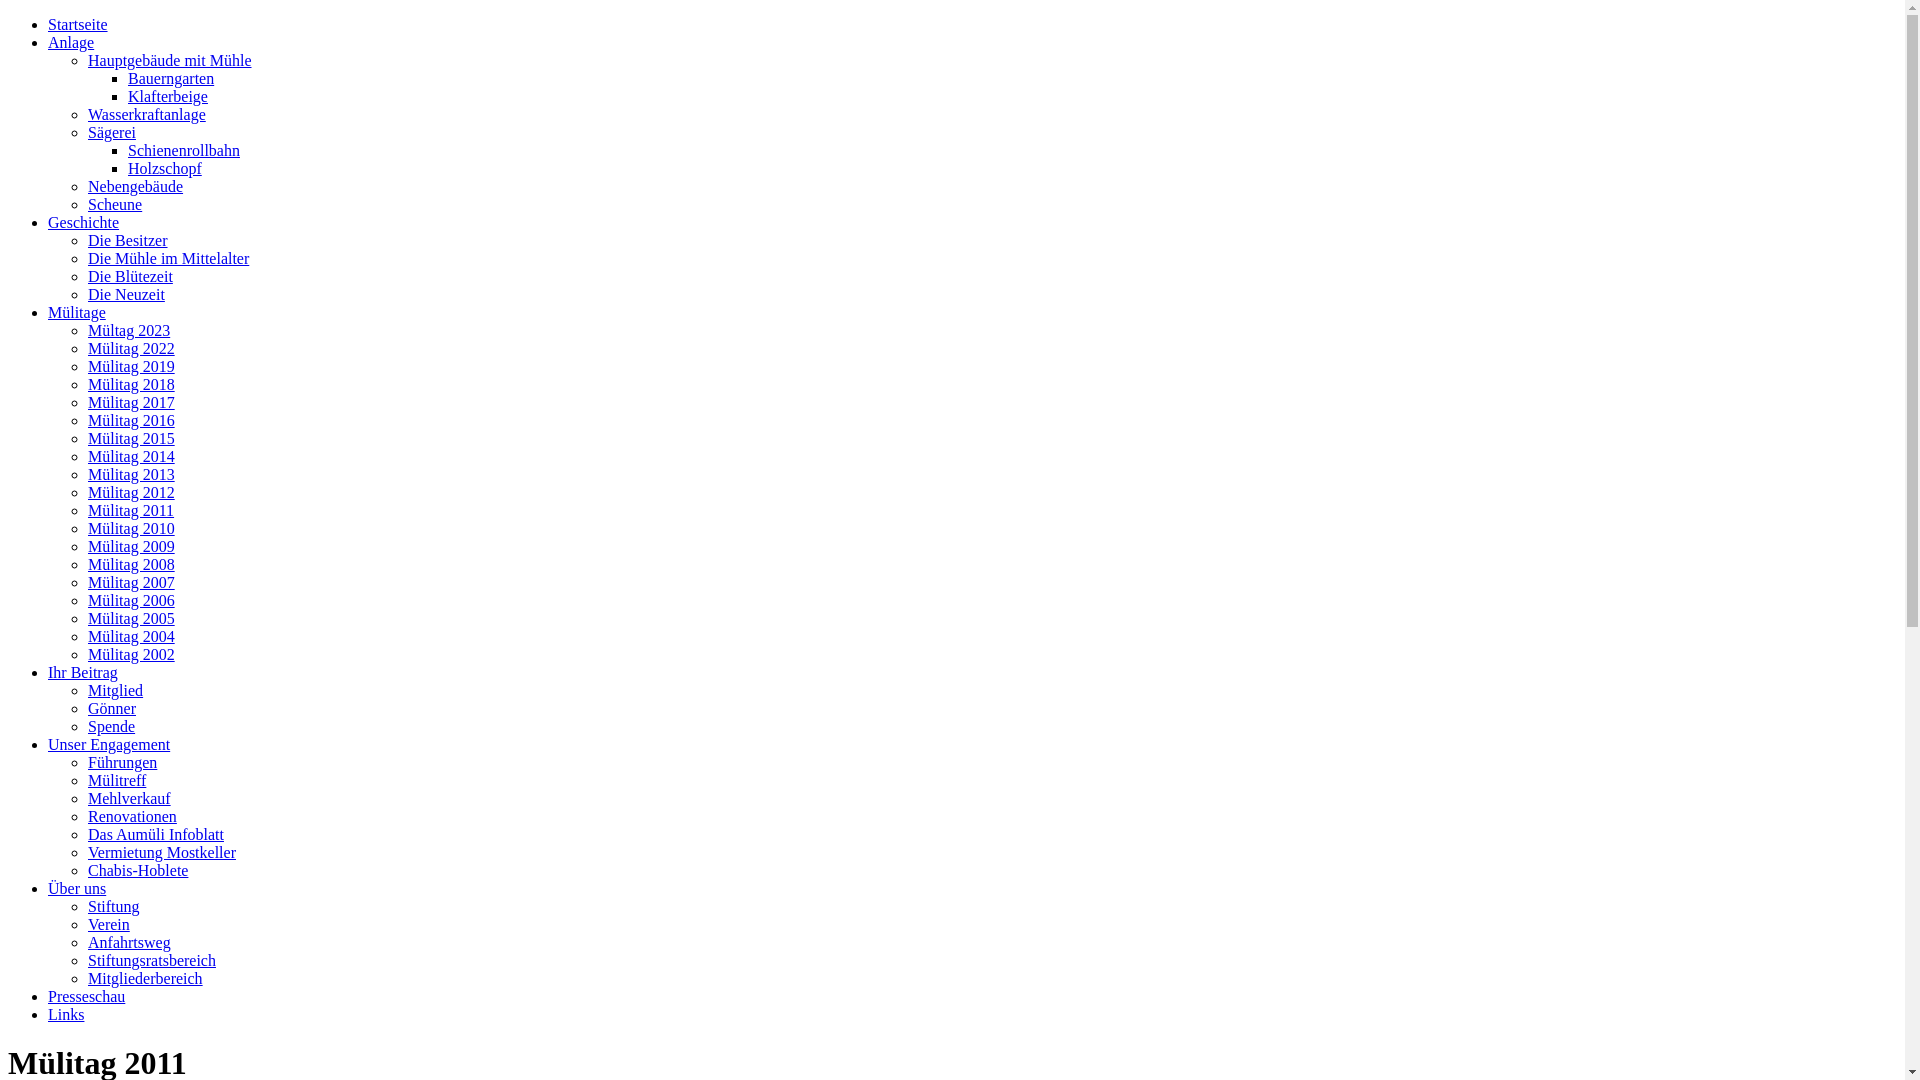 Image resolution: width=1920 pixels, height=1080 pixels. Describe the element at coordinates (114, 689) in the screenshot. I see `'Mitglied'` at that location.